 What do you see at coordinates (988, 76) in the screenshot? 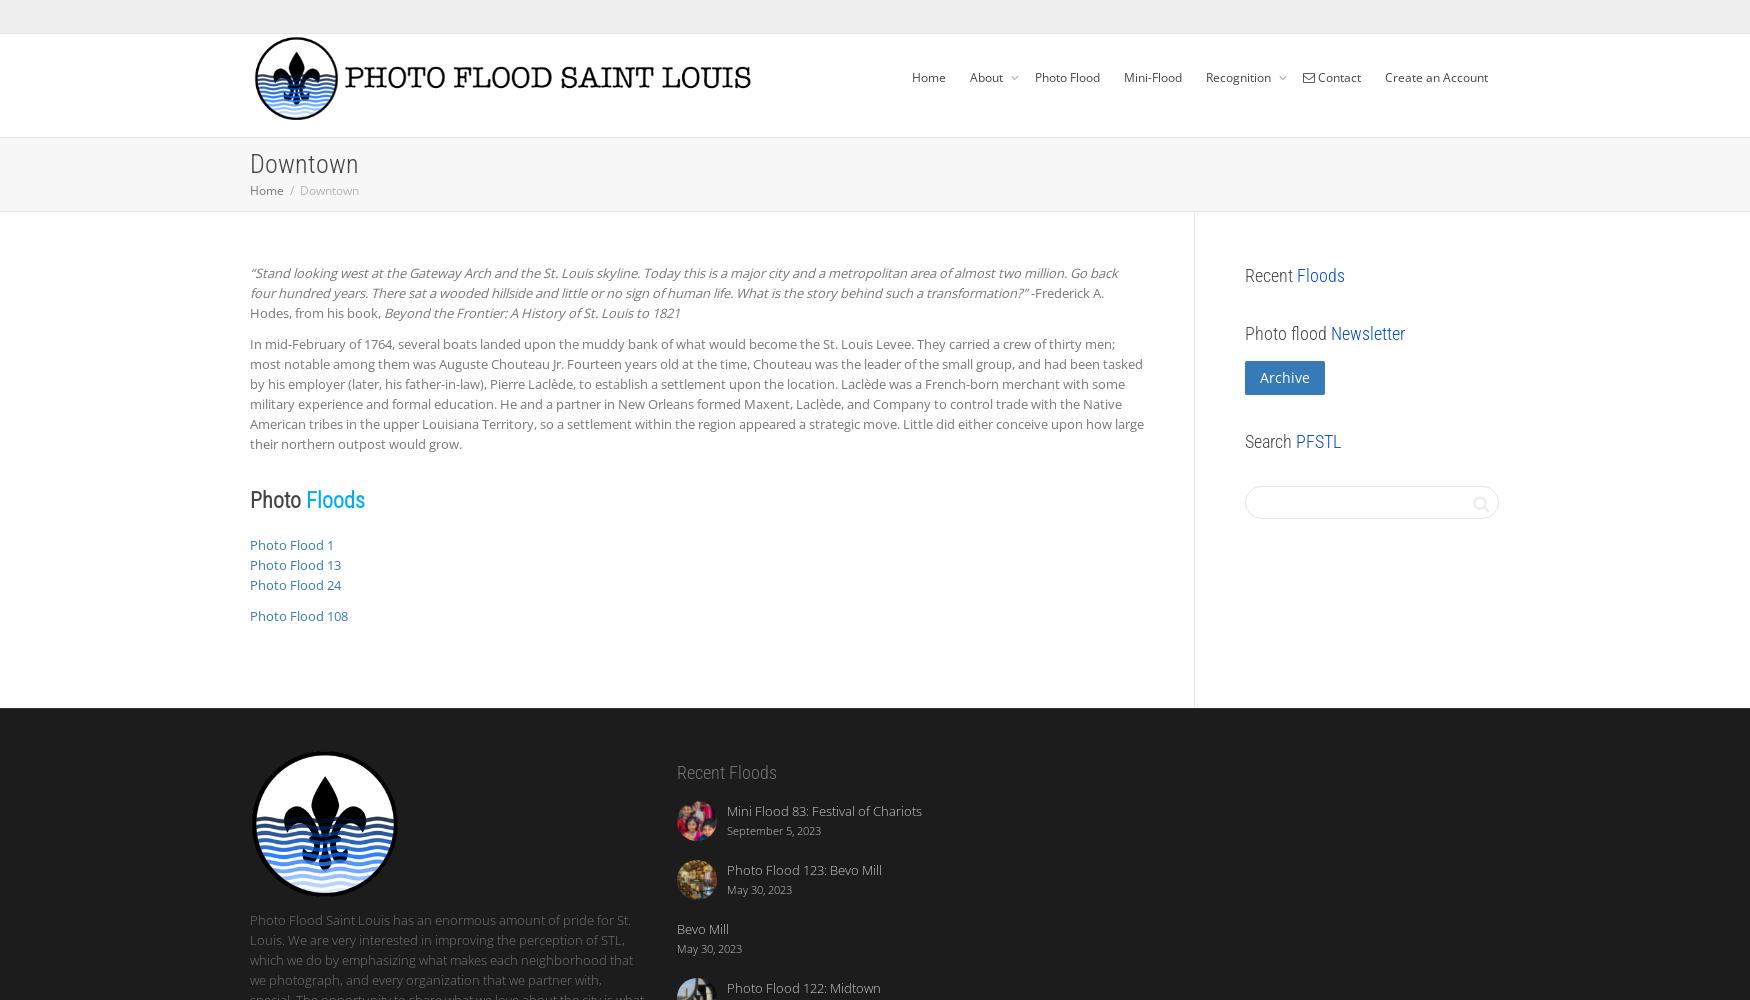
I see `'About'` at bounding box center [988, 76].